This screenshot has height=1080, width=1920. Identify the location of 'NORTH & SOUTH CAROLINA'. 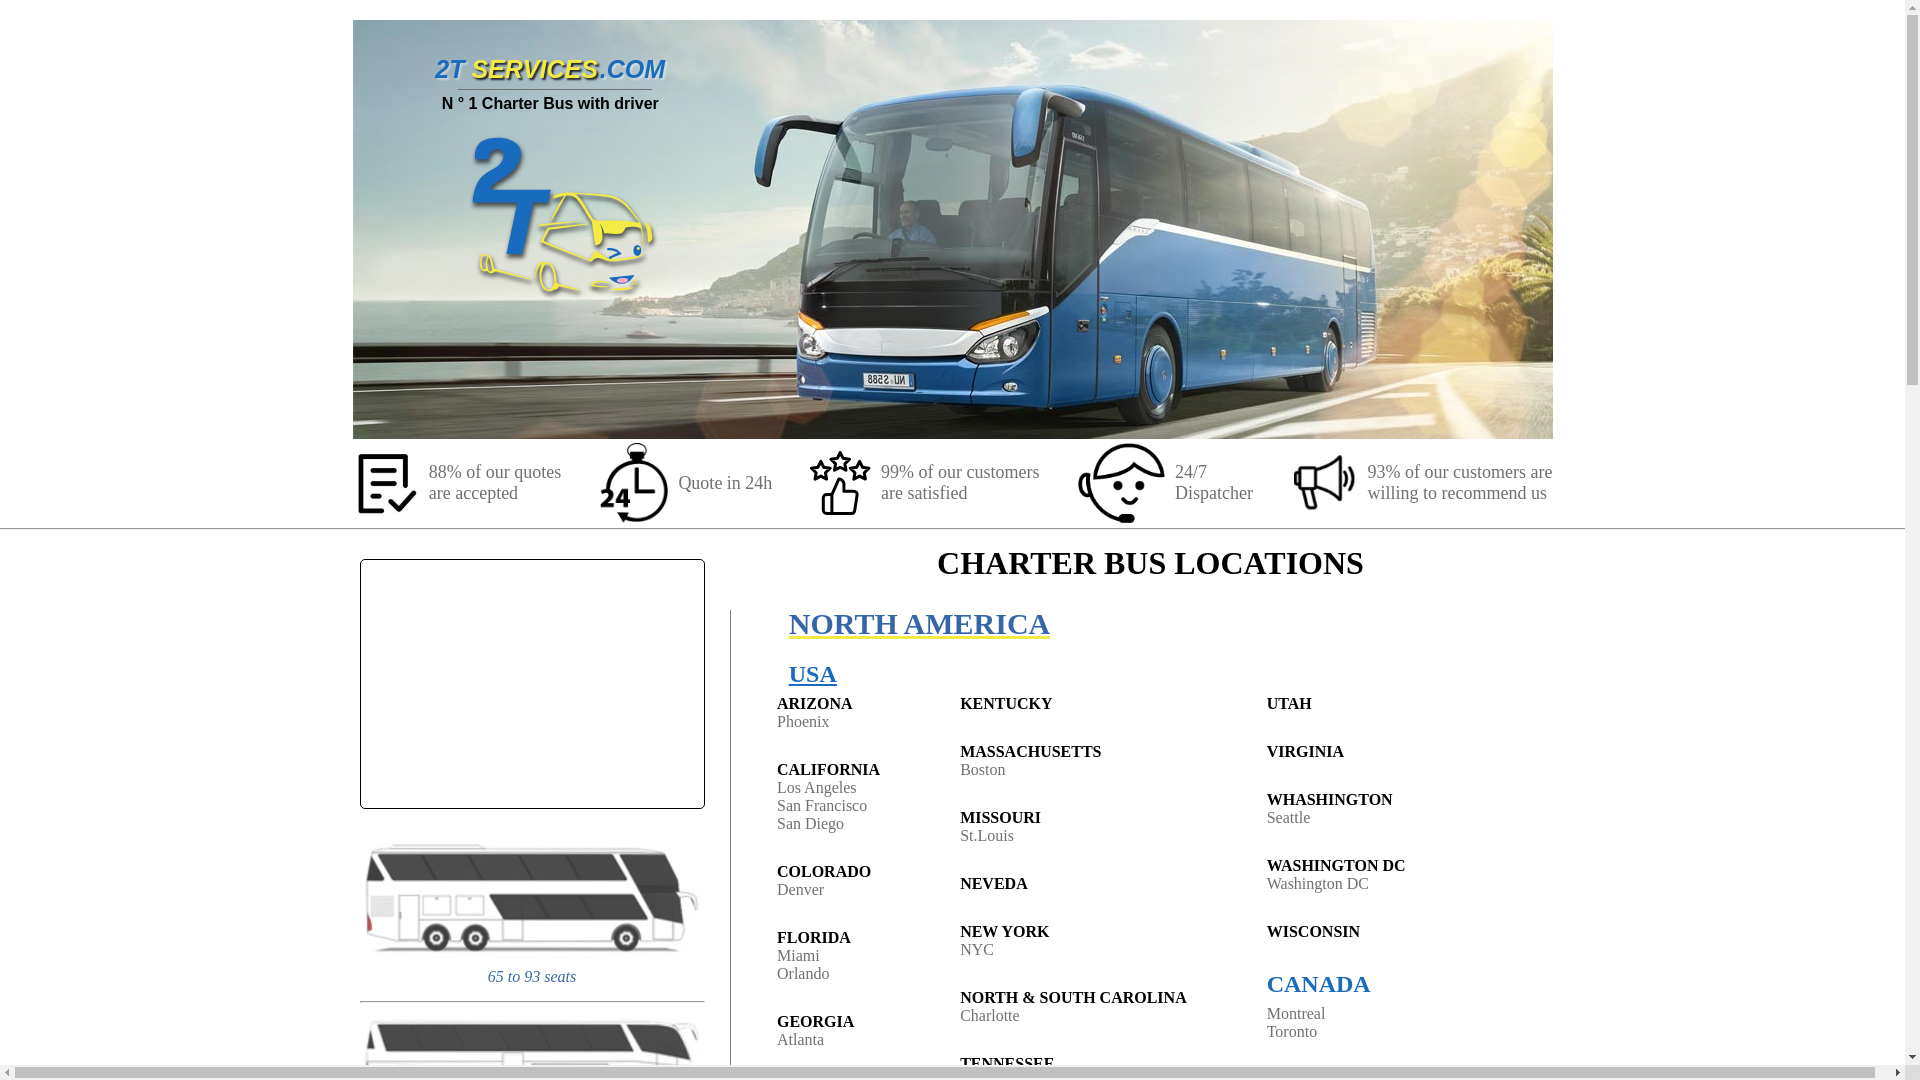
(1072, 997).